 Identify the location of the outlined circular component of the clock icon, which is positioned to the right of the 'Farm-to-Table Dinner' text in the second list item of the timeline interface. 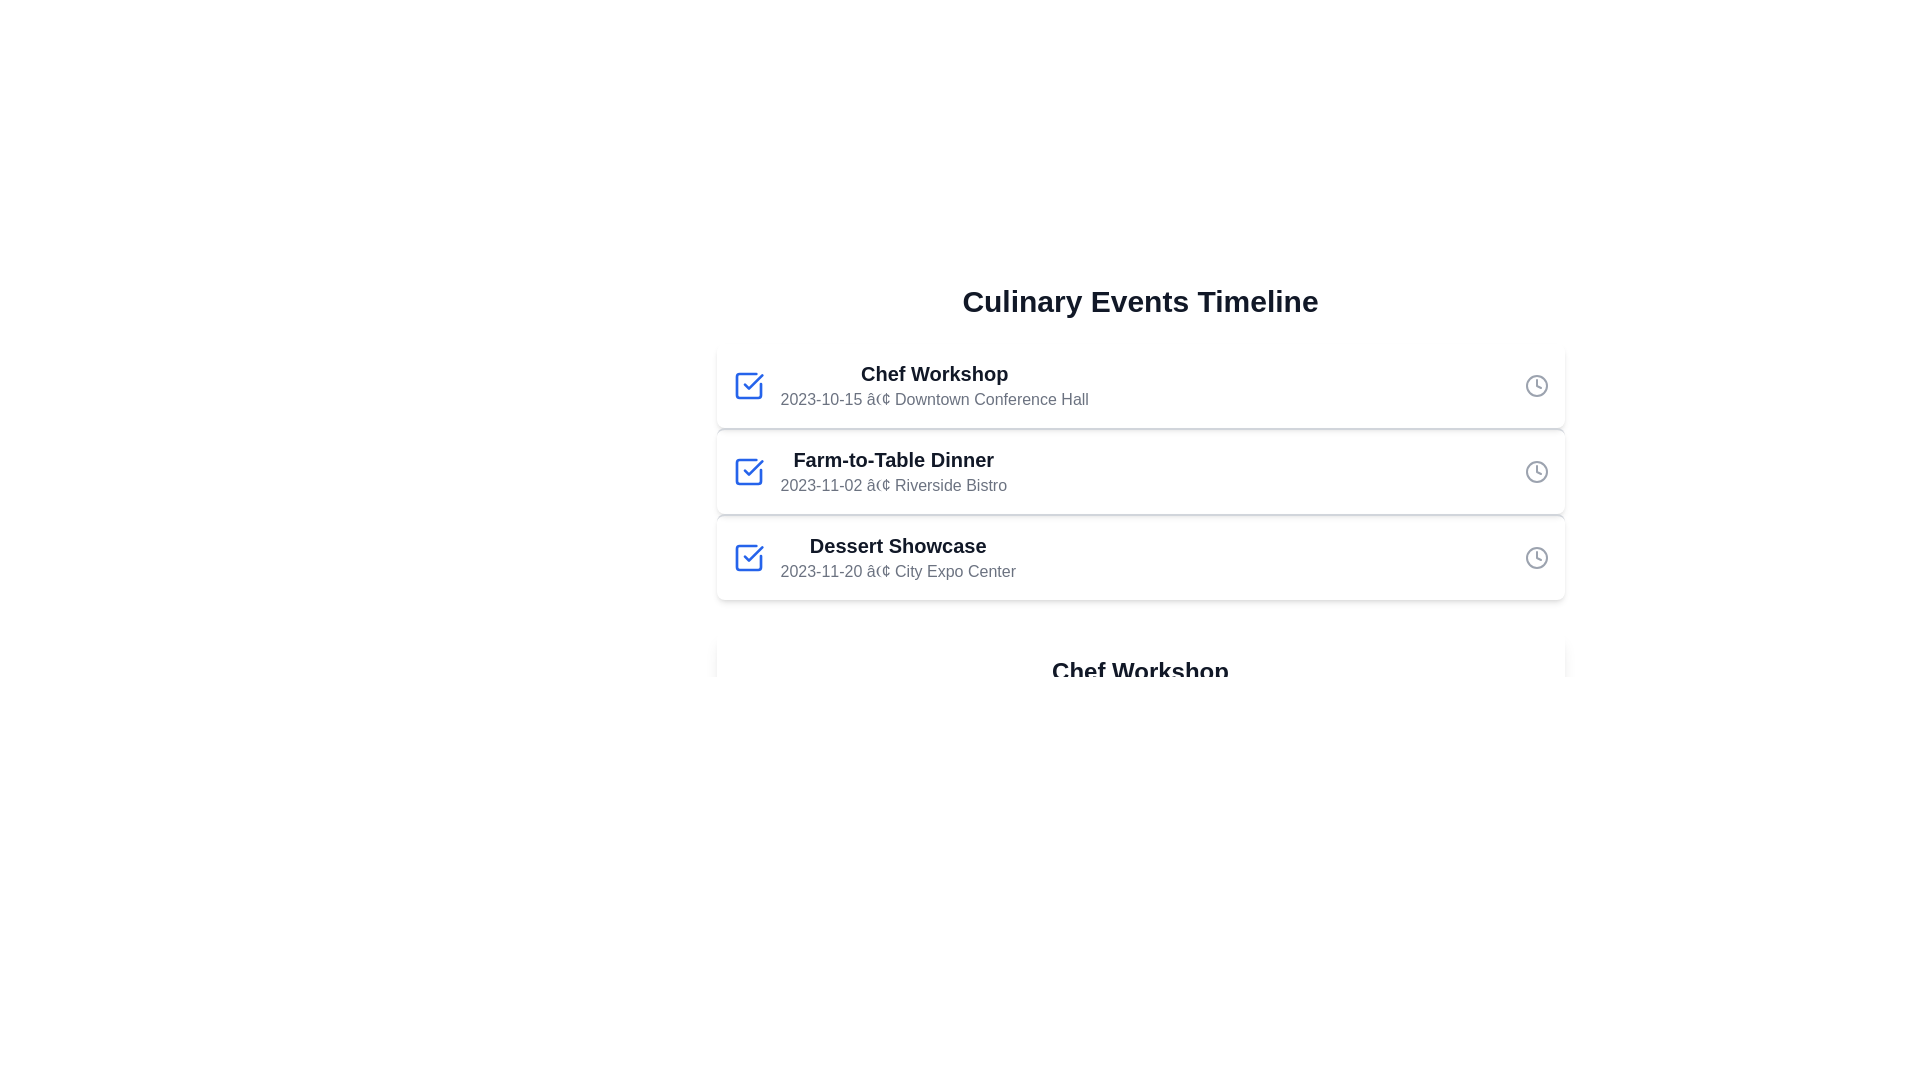
(1535, 471).